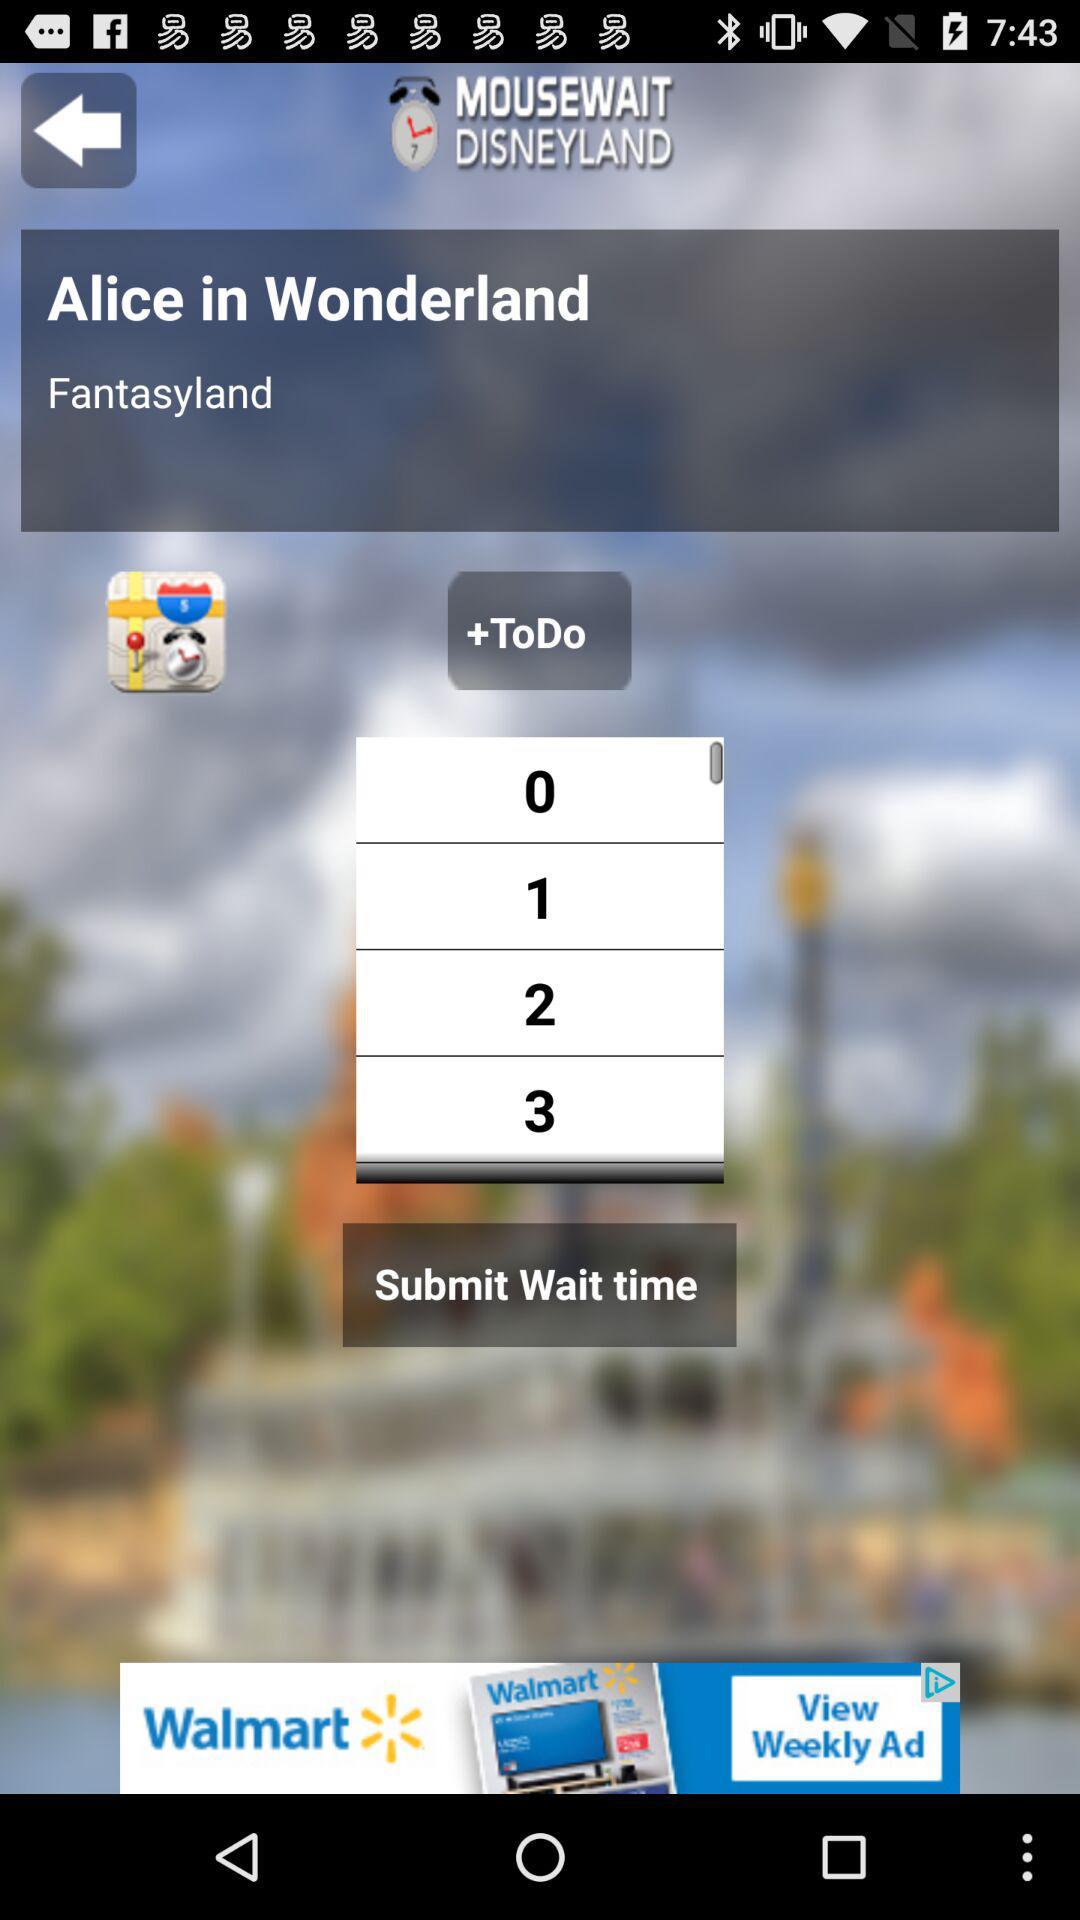 This screenshot has width=1080, height=1920. I want to click on click button on the upper middle screen to go to mousewait disneyland, so click(540, 122).